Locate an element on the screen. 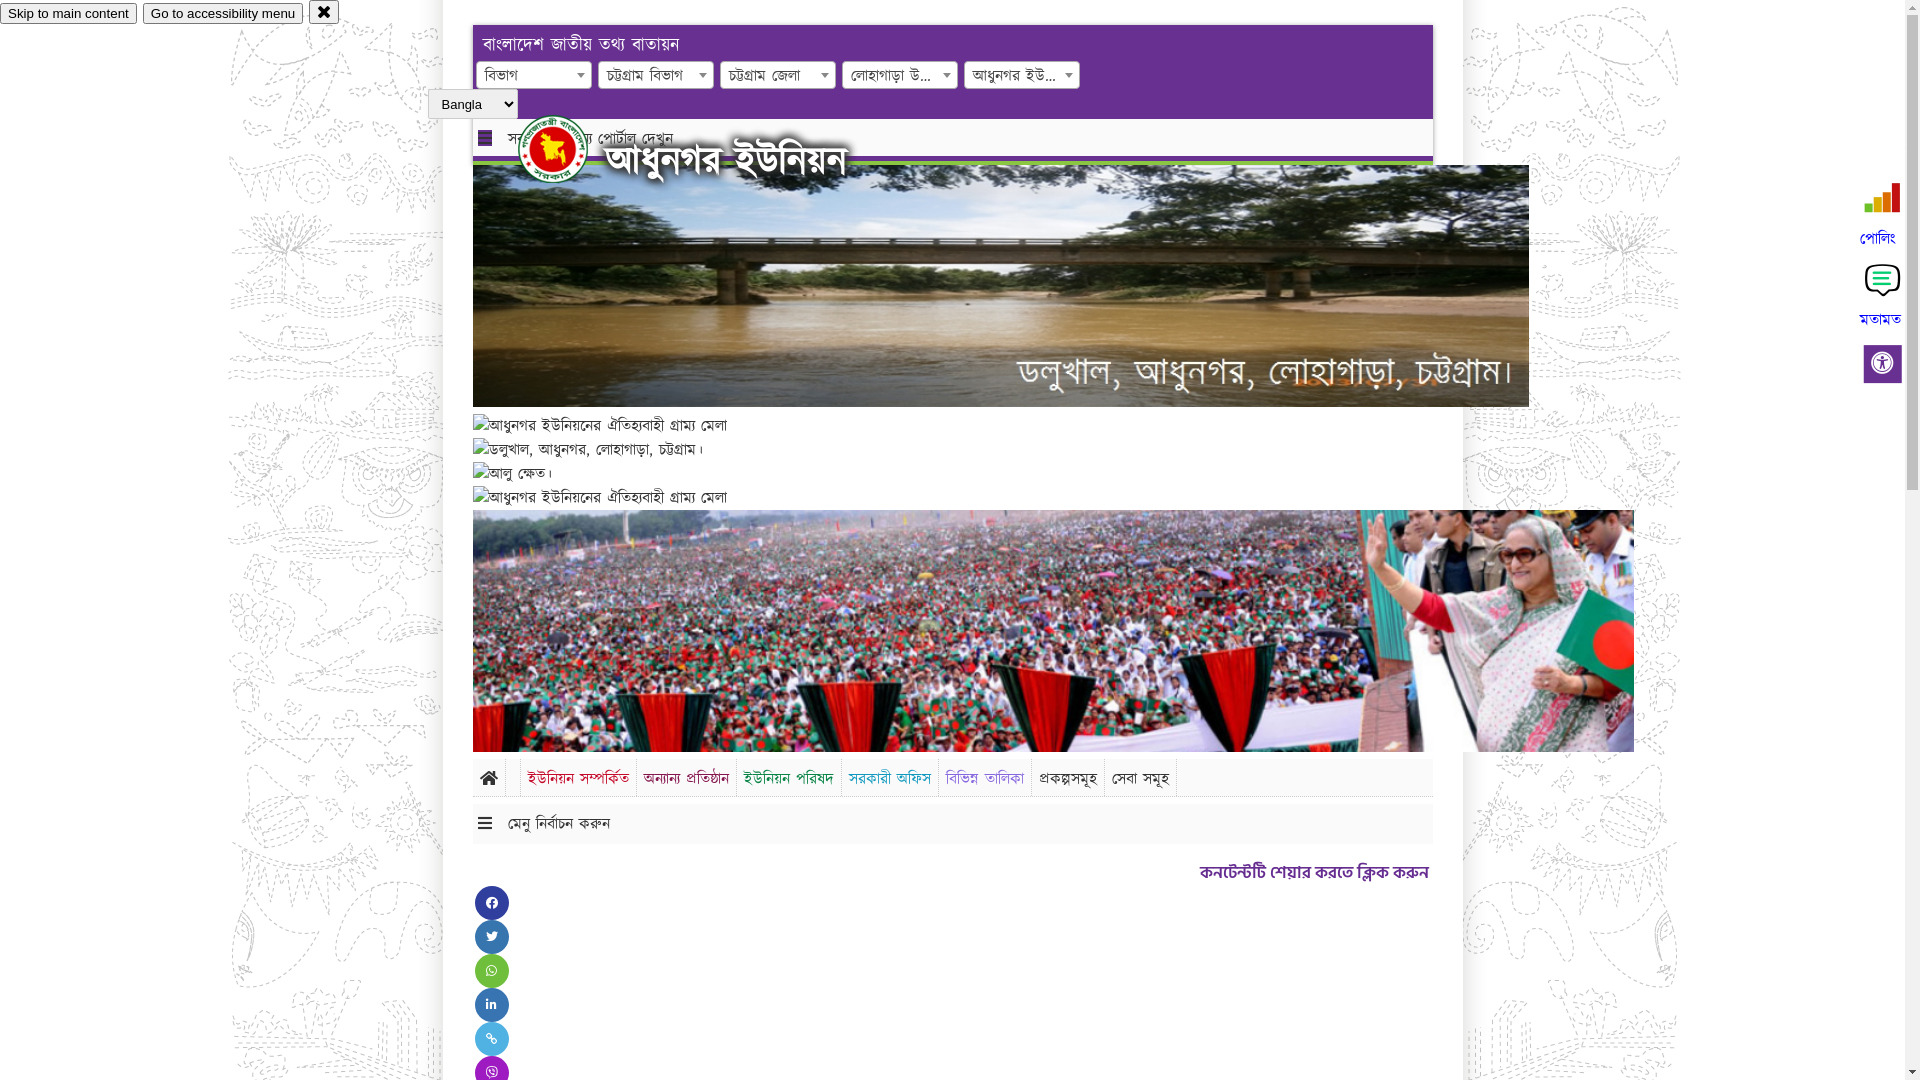  'Go to accessibility menu' is located at coordinates (222, 13).